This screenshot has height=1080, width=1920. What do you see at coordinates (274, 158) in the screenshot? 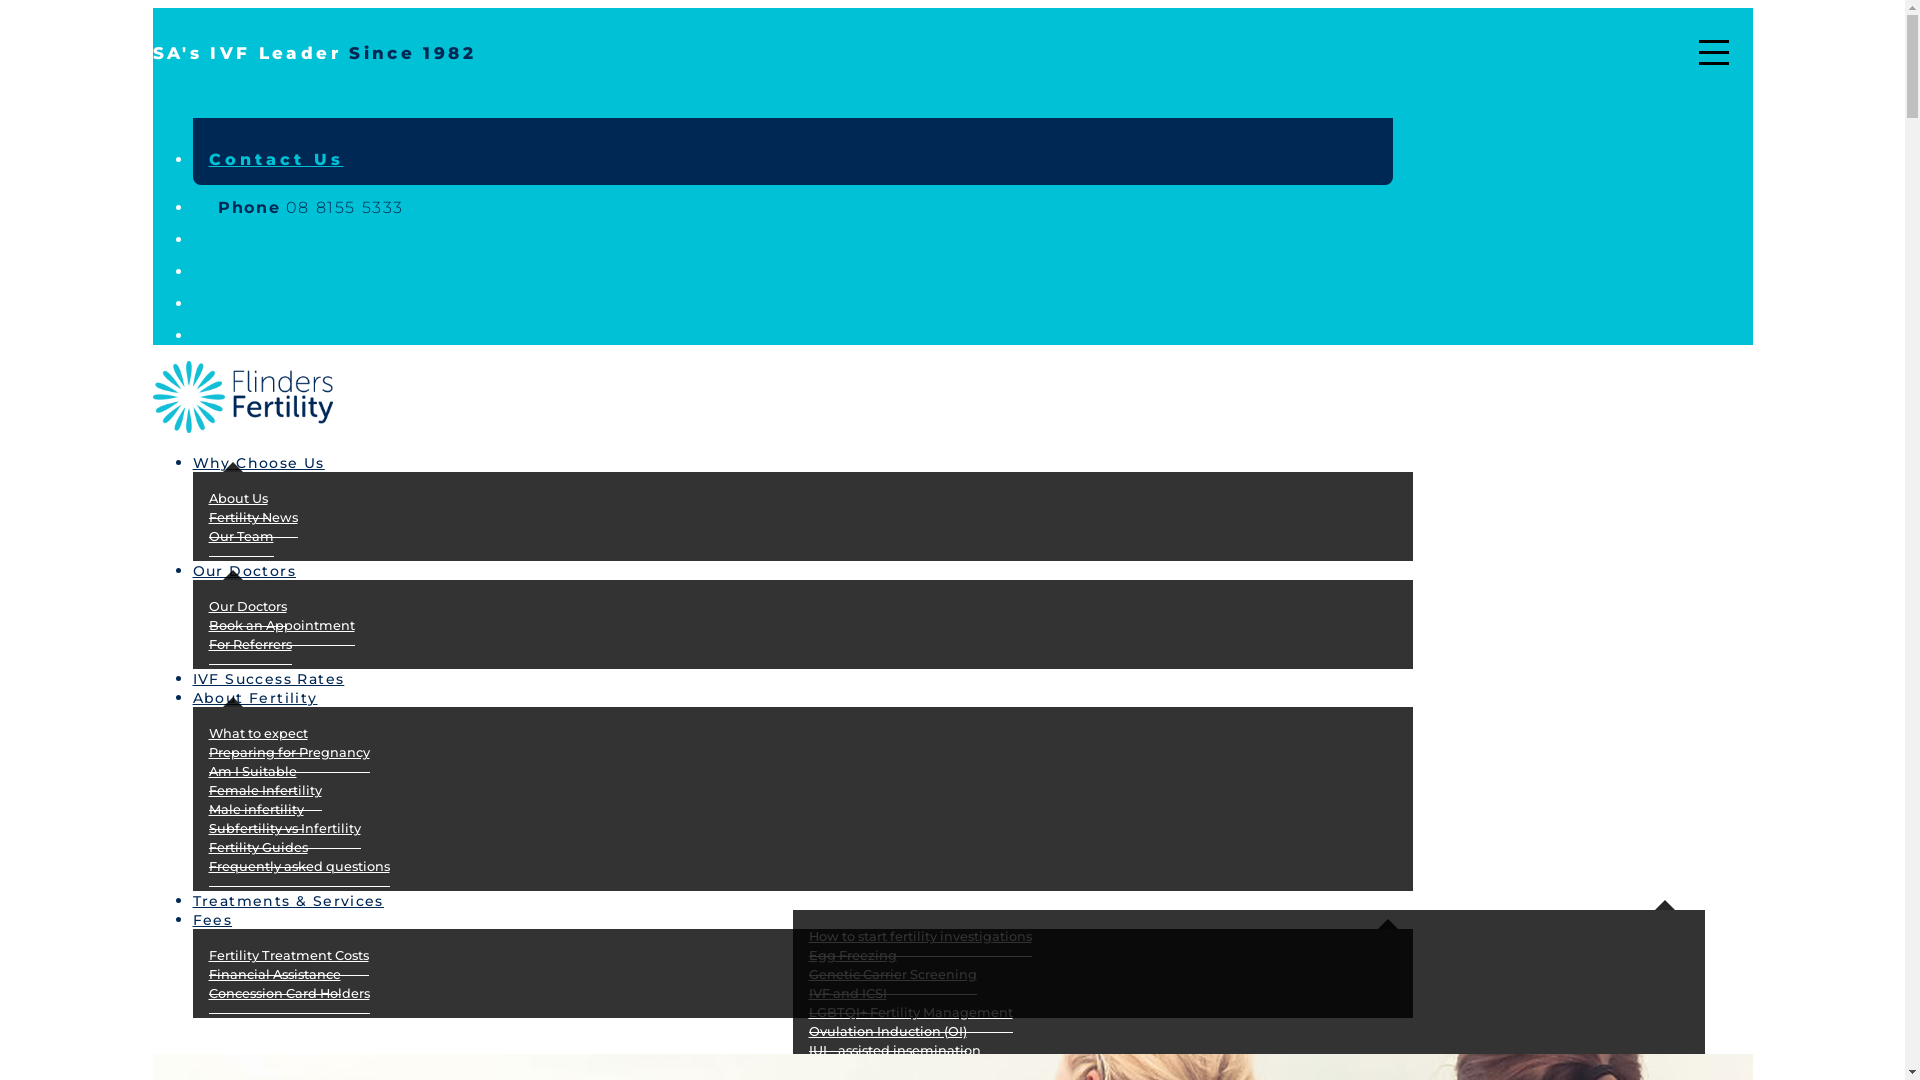
I see `'Contact Us'` at bounding box center [274, 158].